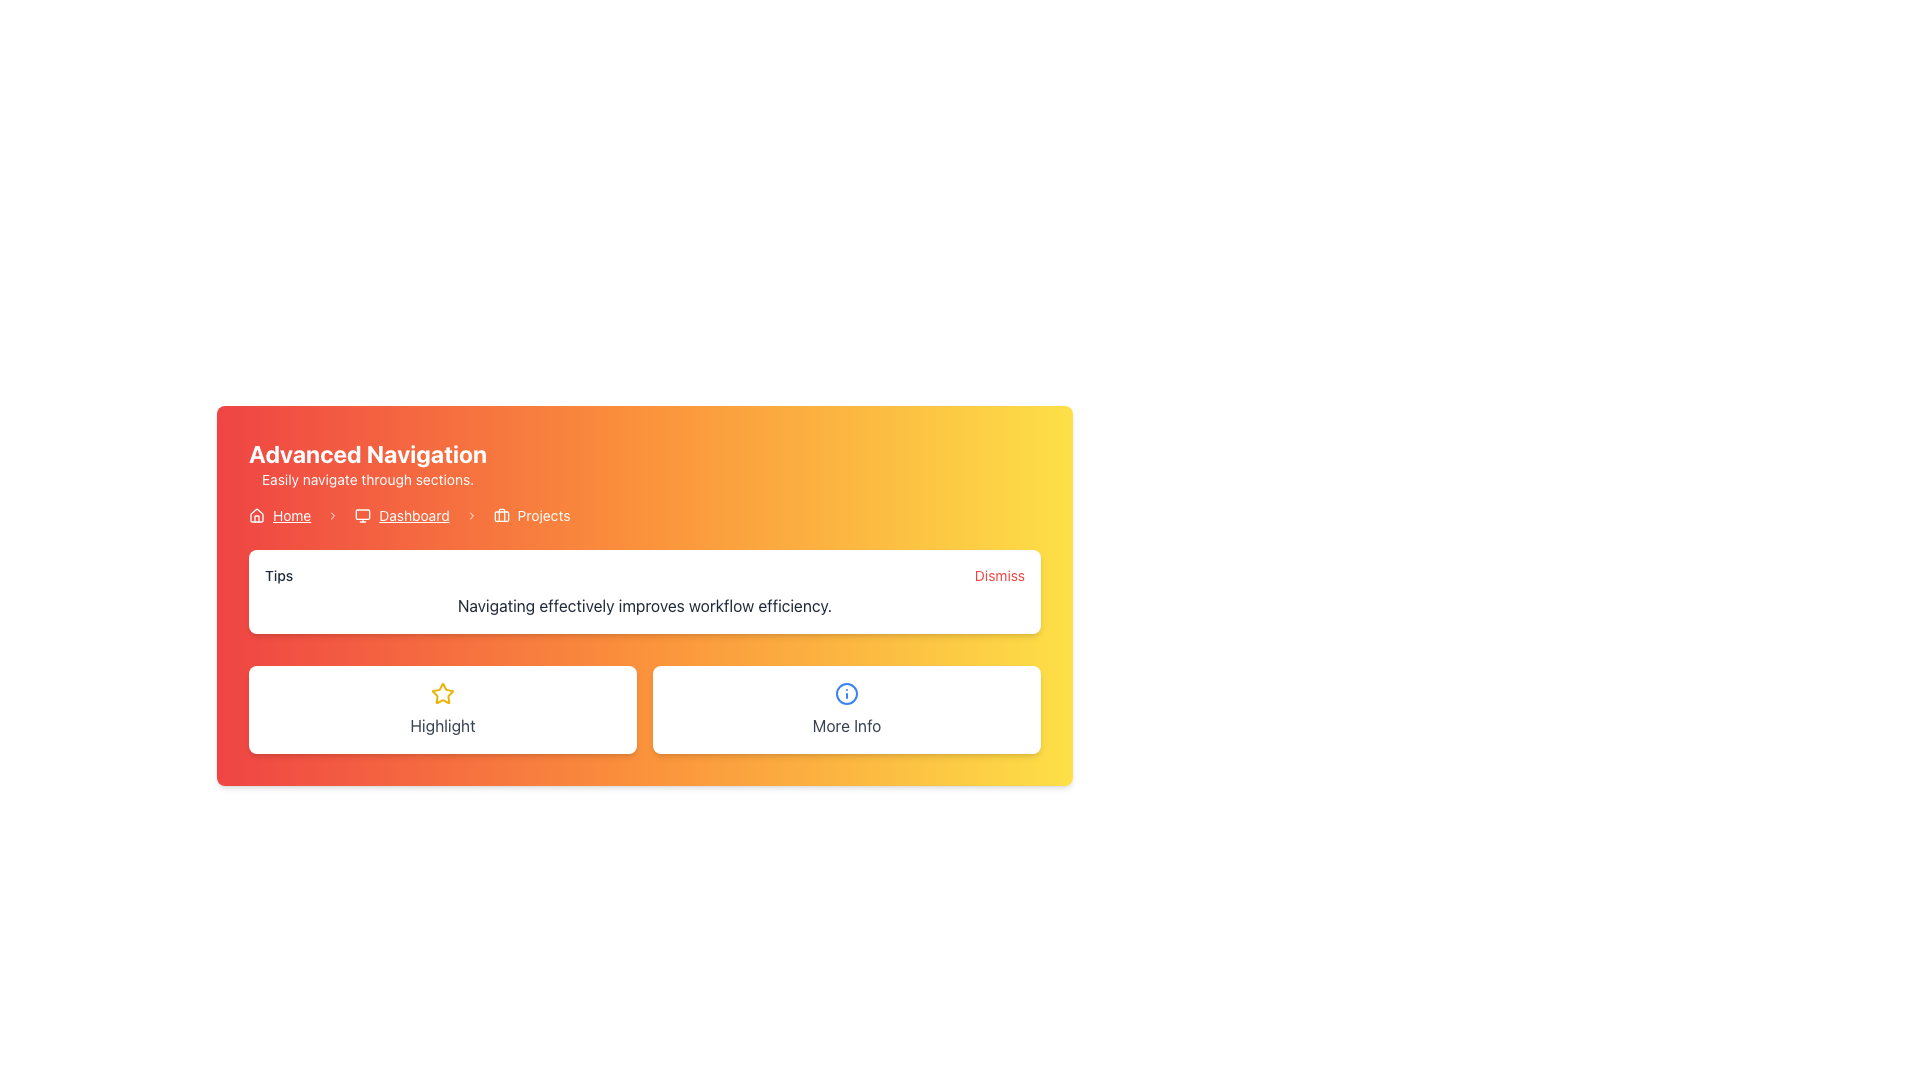 The height and width of the screenshot is (1080, 1920). What do you see at coordinates (363, 513) in the screenshot?
I see `the graphical icon component that is part of the monitor icon in the breadcrumb navigation bar` at bounding box center [363, 513].